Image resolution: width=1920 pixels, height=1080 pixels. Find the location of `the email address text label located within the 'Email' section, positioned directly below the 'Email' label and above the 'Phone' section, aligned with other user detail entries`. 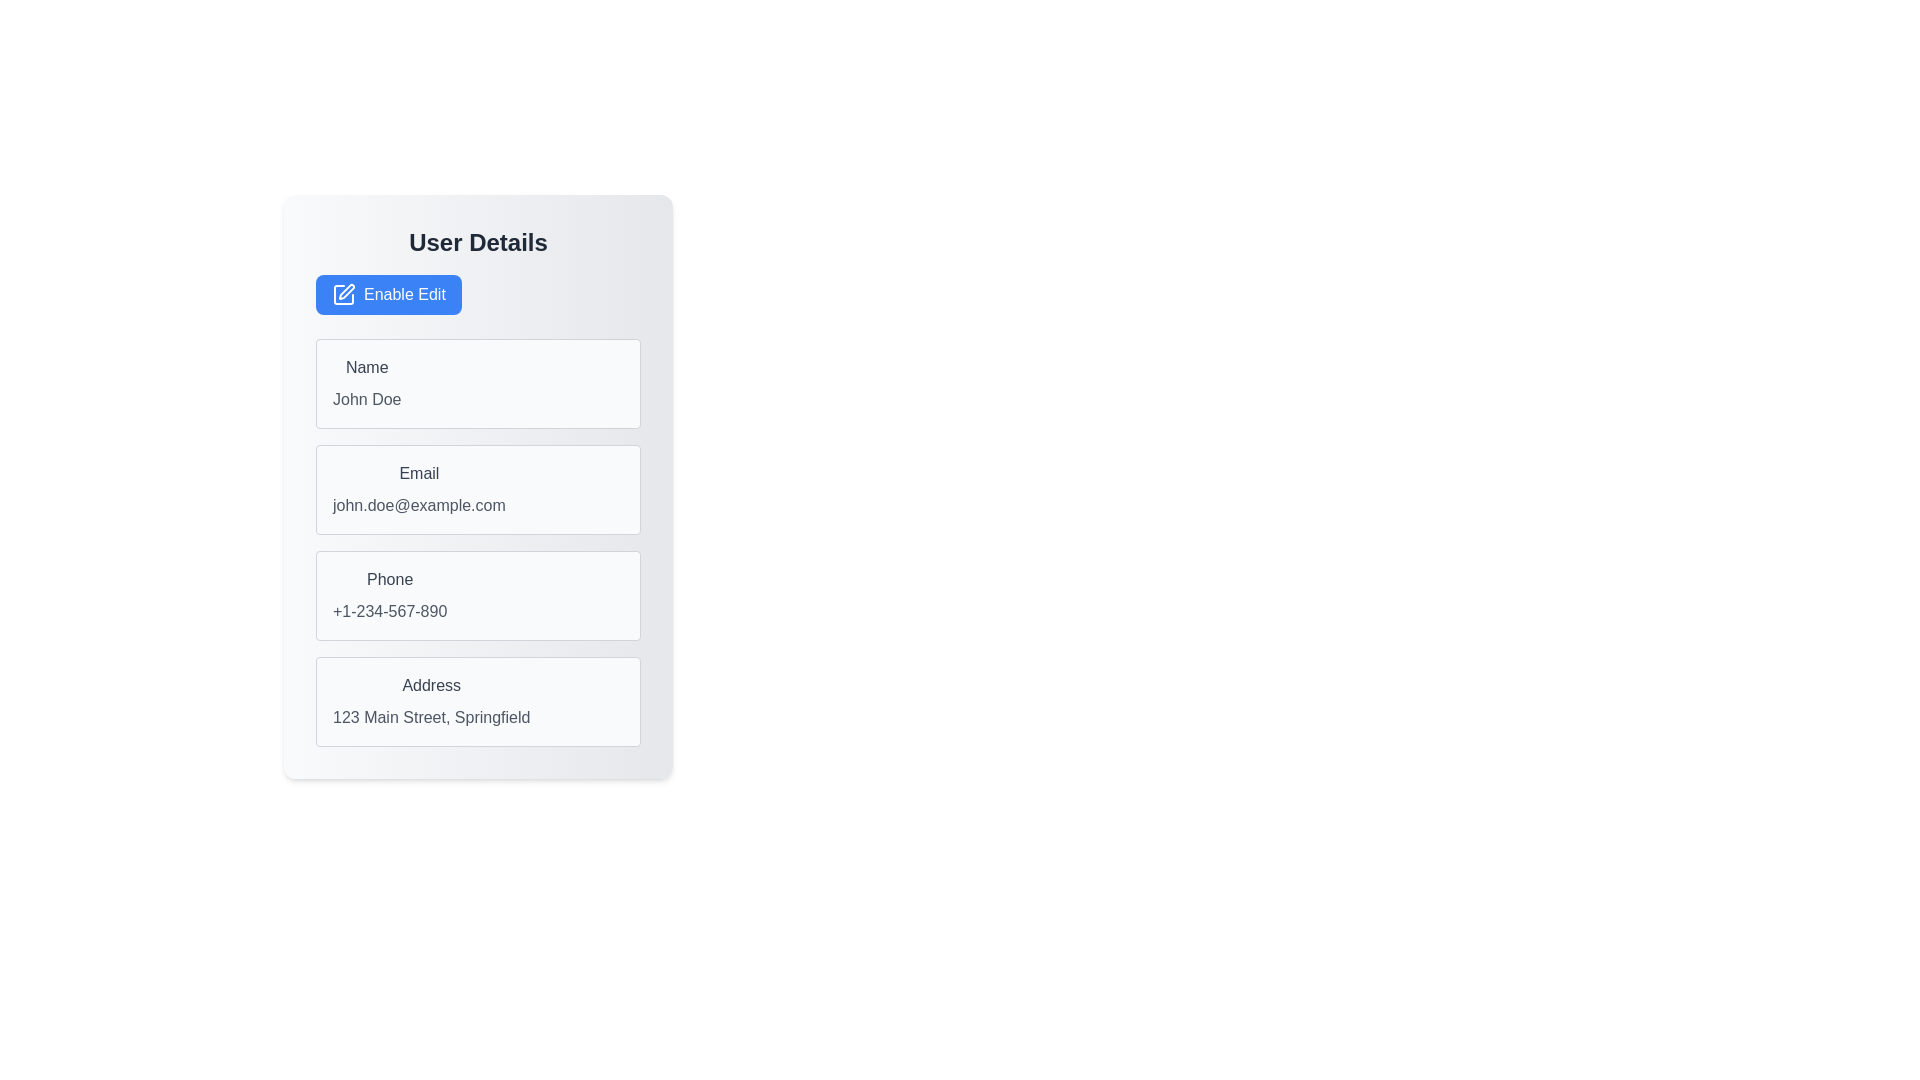

the email address text label located within the 'Email' section, positioned directly below the 'Email' label and above the 'Phone' section, aligned with other user detail entries is located at coordinates (418, 504).